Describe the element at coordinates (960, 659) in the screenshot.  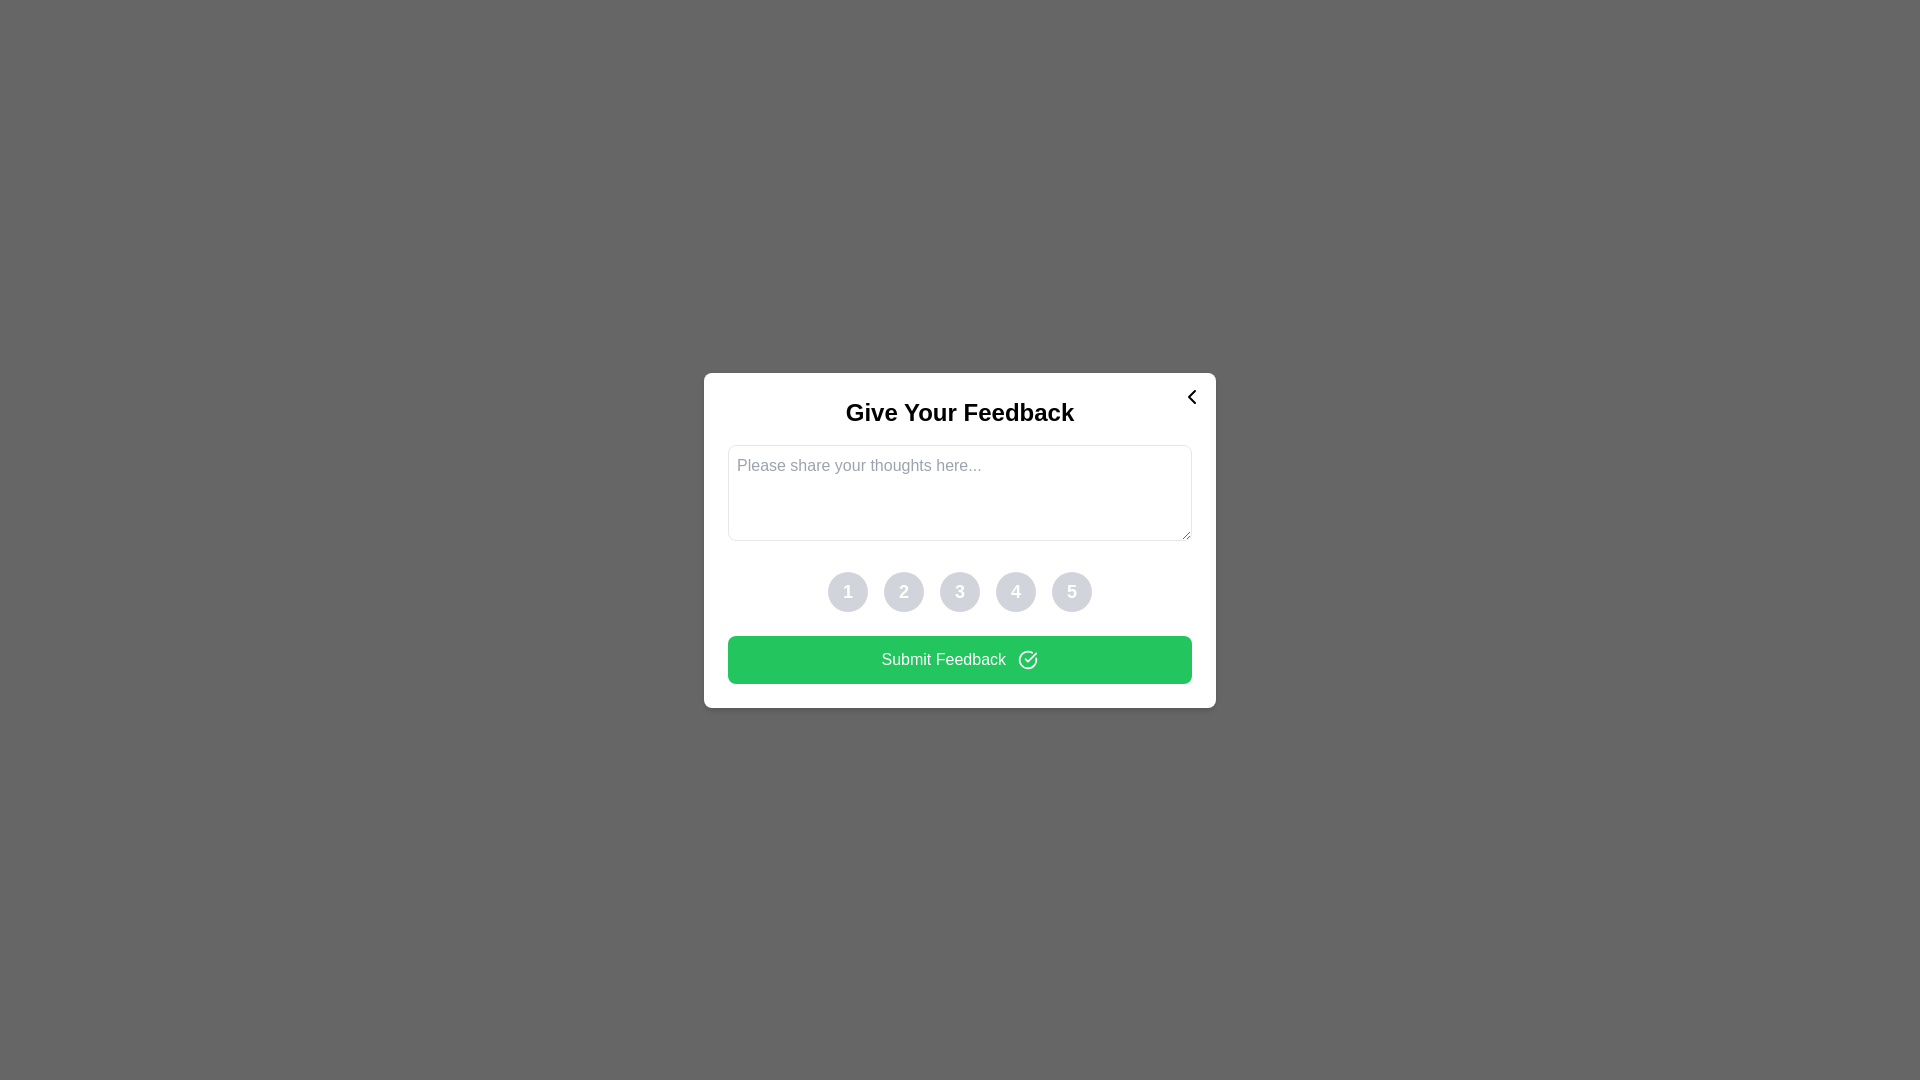
I see `the 'Submit Feedback' button to submit the feedback form` at that location.